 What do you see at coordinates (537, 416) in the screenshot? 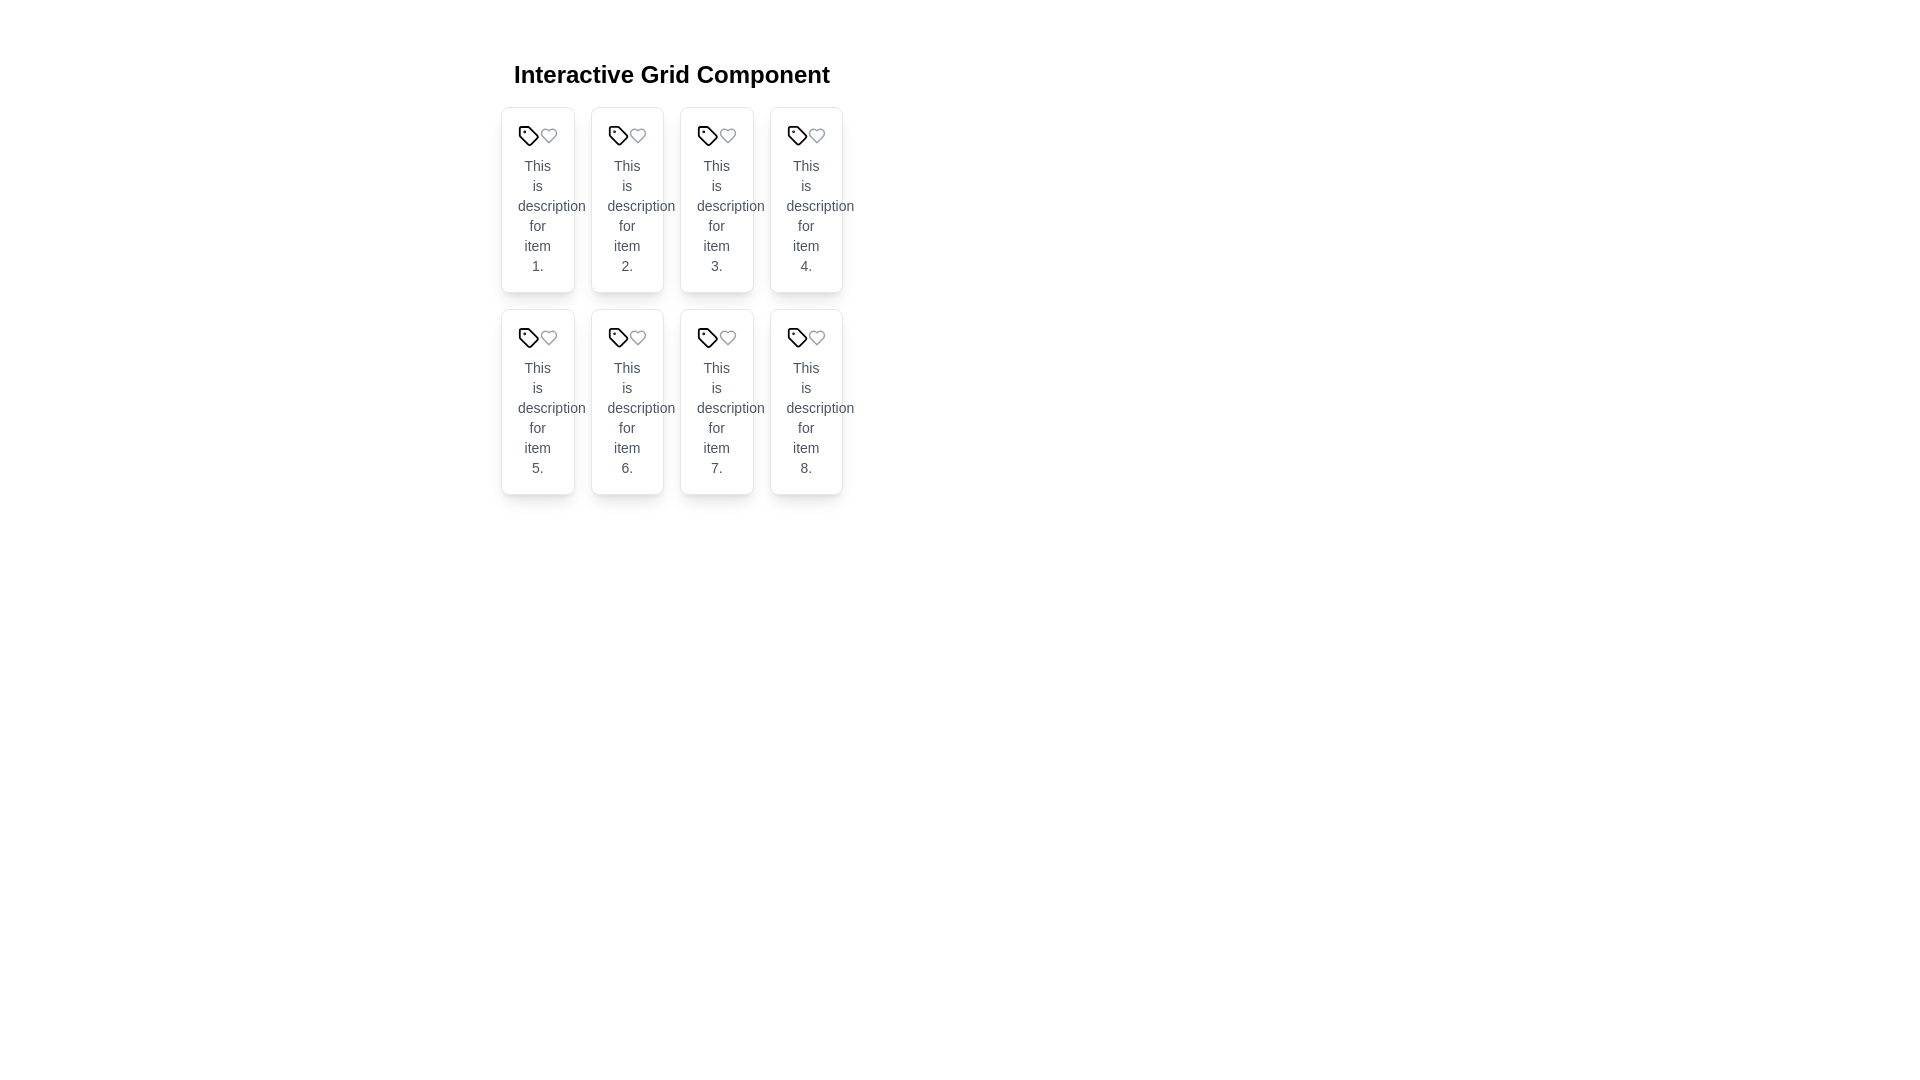
I see `the descriptive text block located in the bottom section of 'Tile 5' in the grid layout` at bounding box center [537, 416].